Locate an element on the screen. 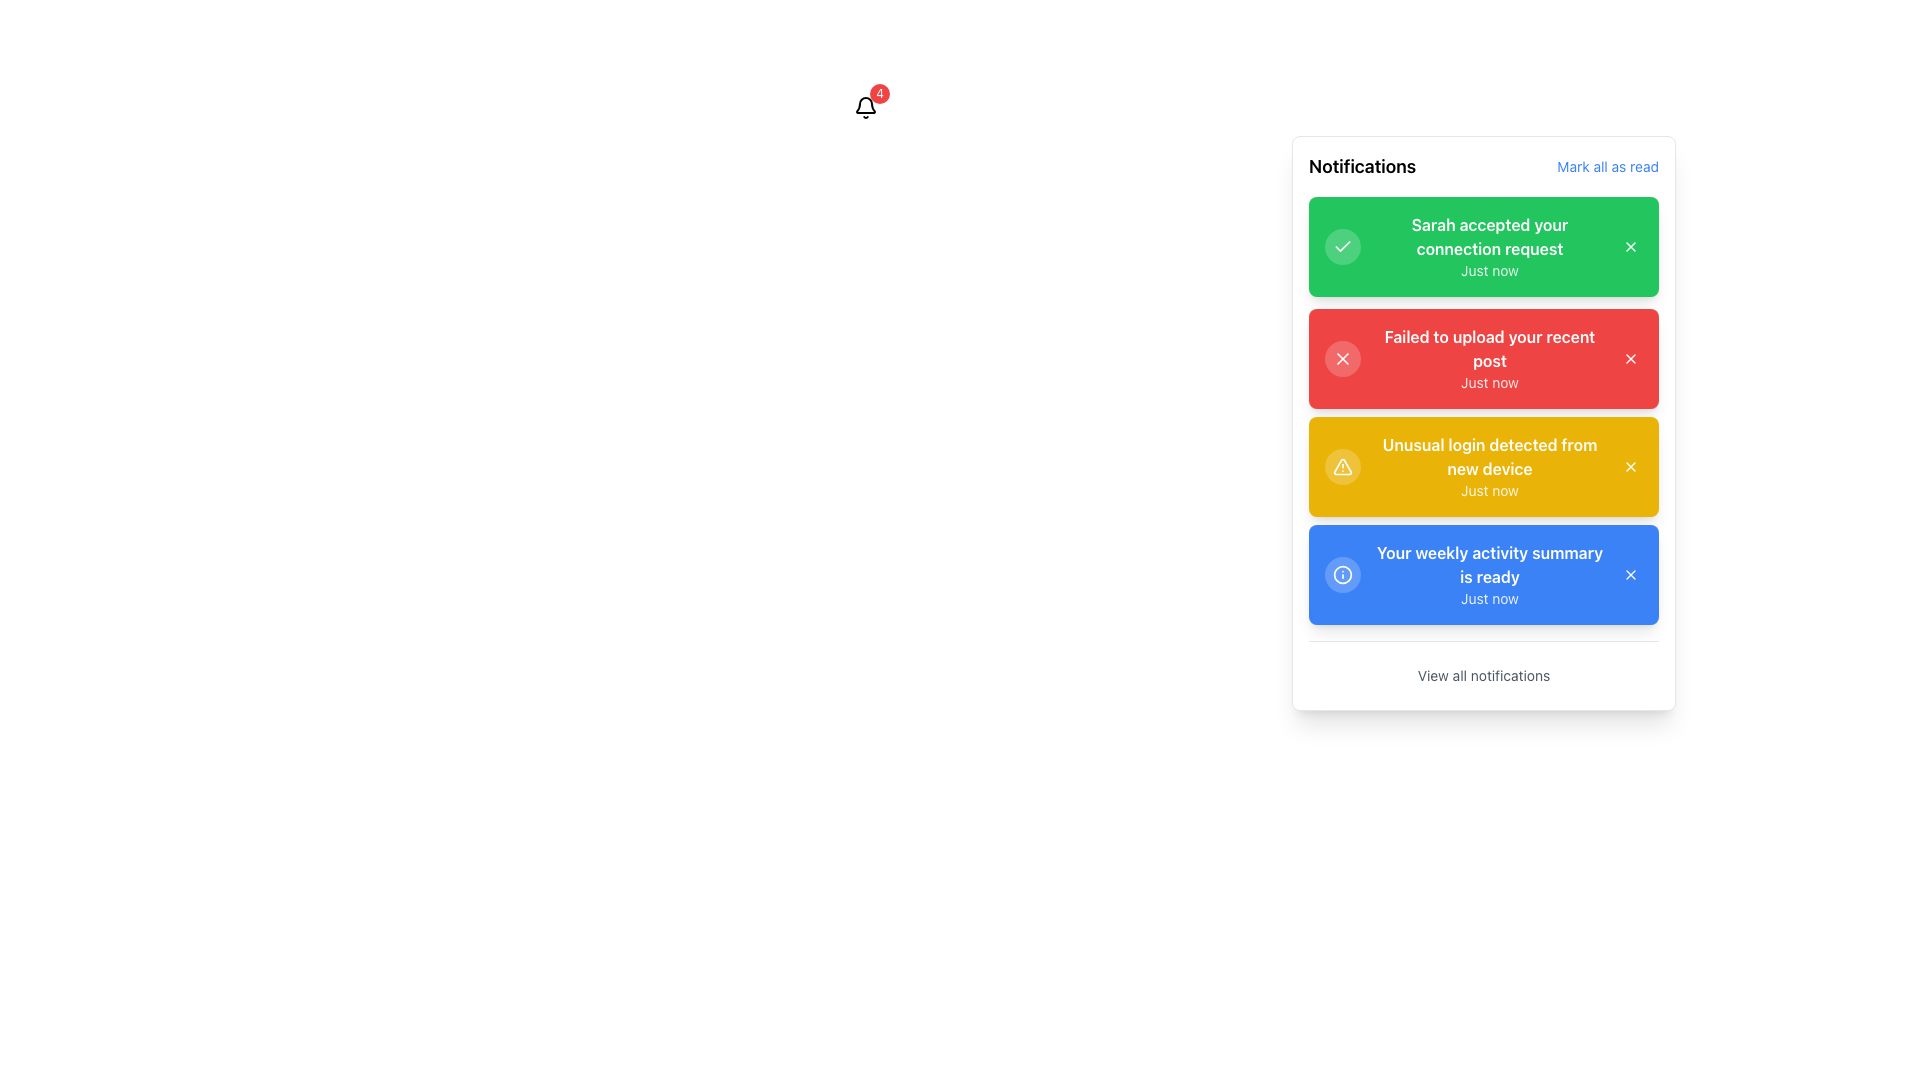  the third notification item in the notification popup panel, which has a yellow background and contains the title 'Unusual login detected from new device' and a caption 'Just now.' is located at coordinates (1489, 466).